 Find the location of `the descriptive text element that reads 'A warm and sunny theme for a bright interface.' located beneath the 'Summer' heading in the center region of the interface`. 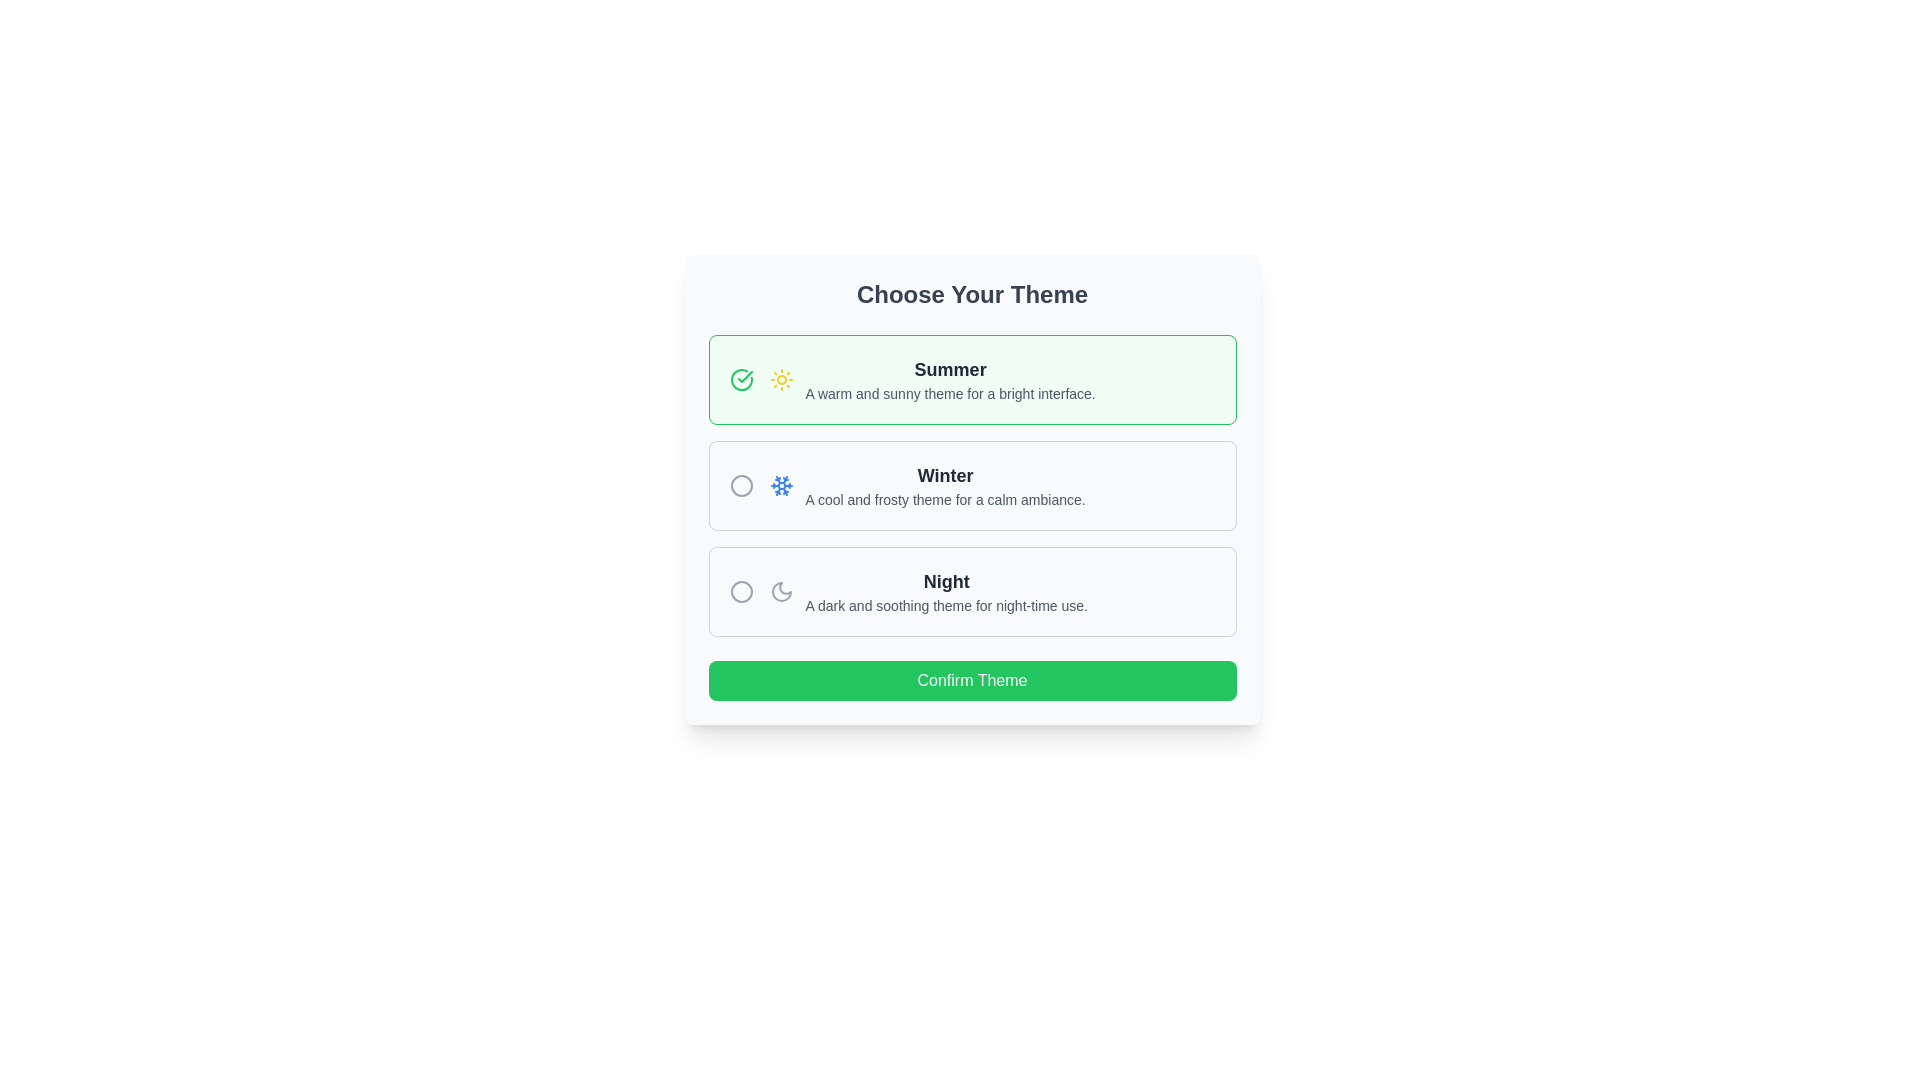

the descriptive text element that reads 'A warm and sunny theme for a bright interface.' located beneath the 'Summer' heading in the center region of the interface is located at coordinates (949, 393).